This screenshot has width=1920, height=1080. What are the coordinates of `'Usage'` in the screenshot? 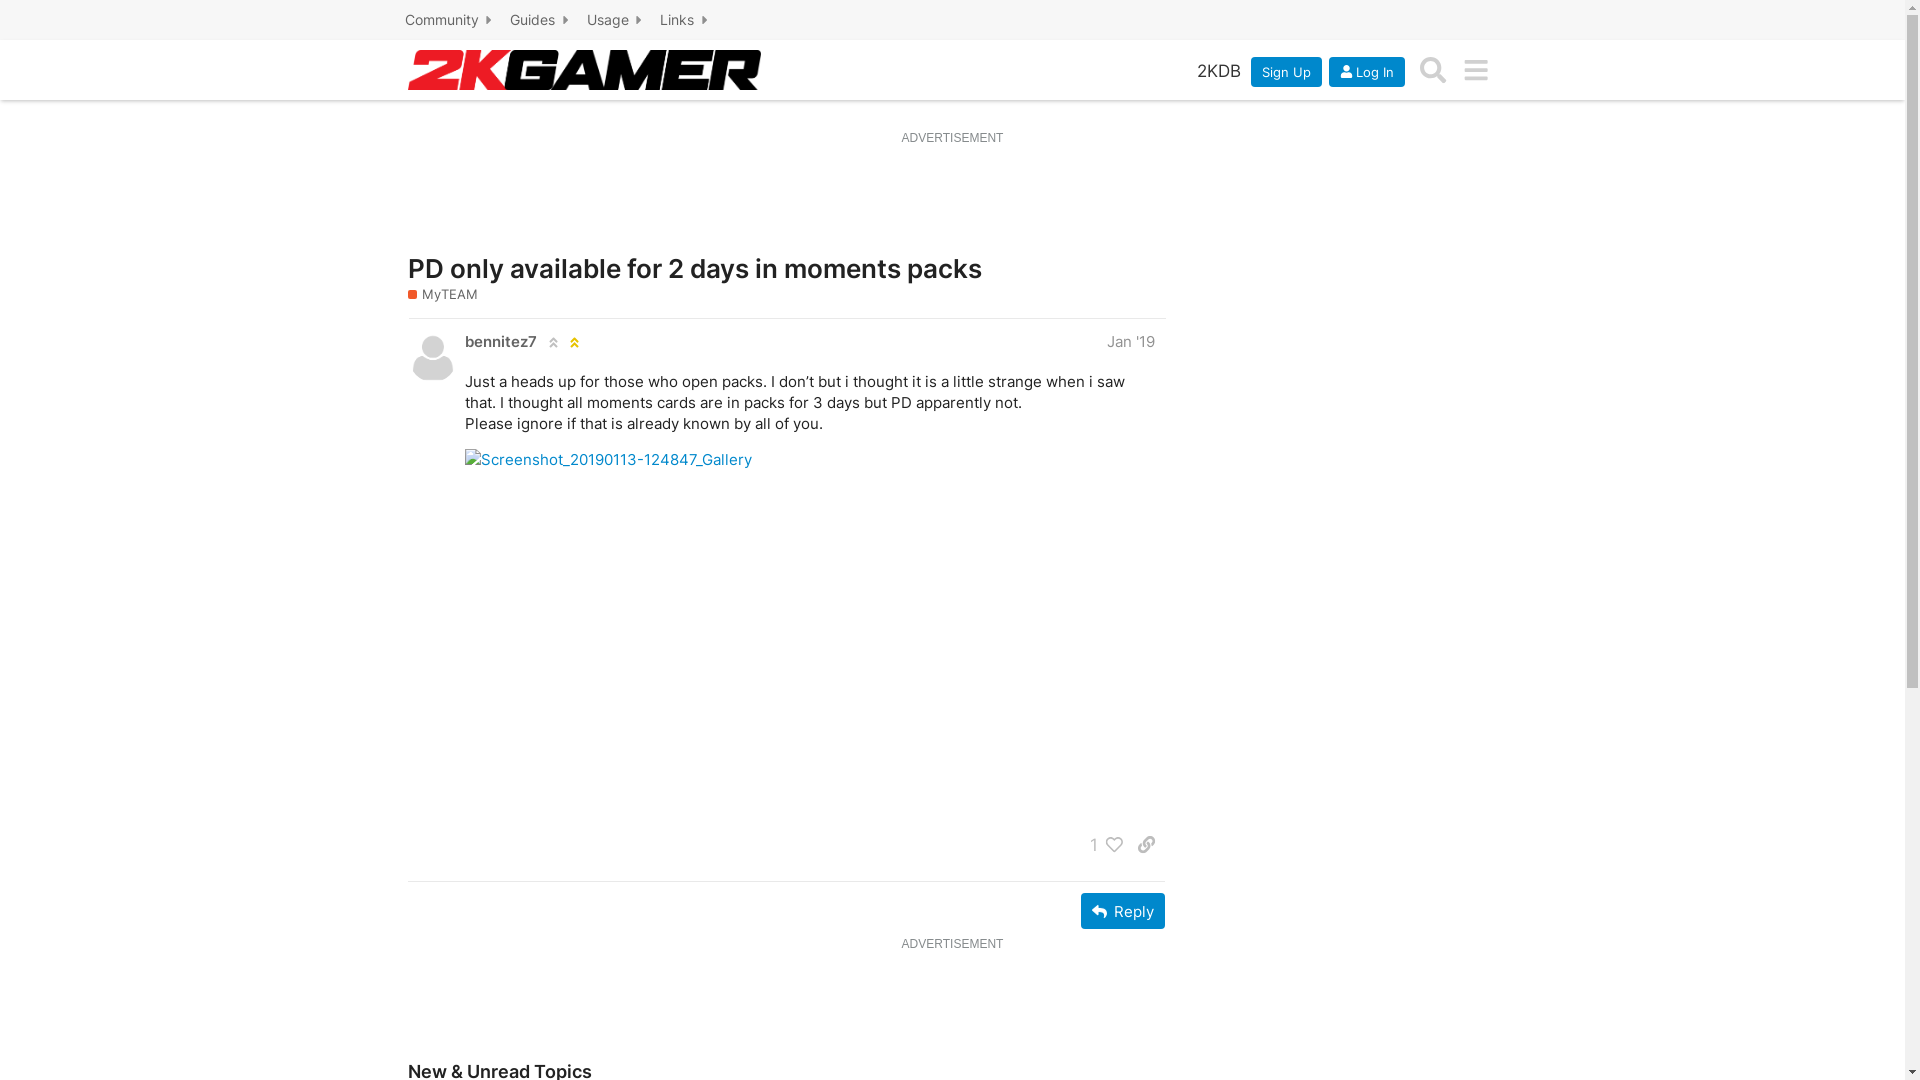 It's located at (616, 19).